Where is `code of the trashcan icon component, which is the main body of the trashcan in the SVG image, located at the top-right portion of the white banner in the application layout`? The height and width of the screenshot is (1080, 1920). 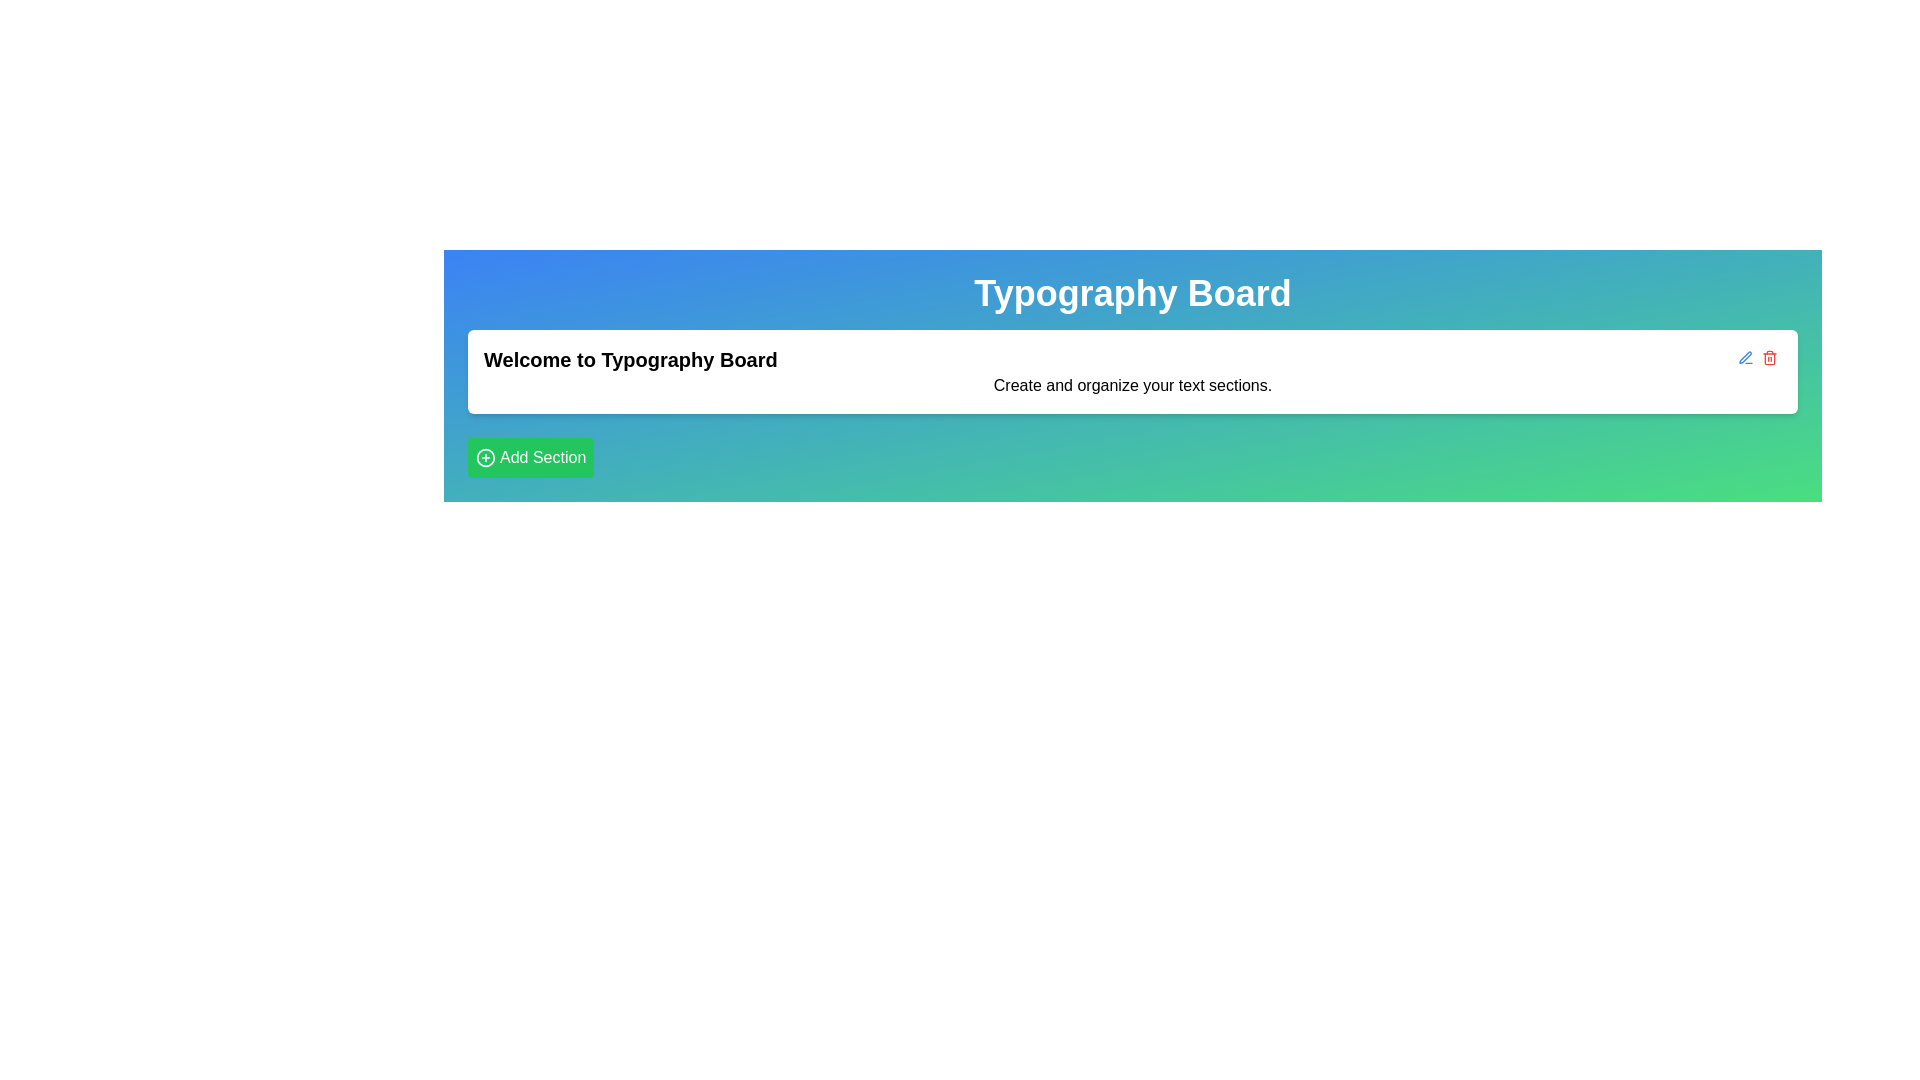
code of the trashcan icon component, which is the main body of the trashcan in the SVG image, located at the top-right portion of the white banner in the application layout is located at coordinates (1770, 357).